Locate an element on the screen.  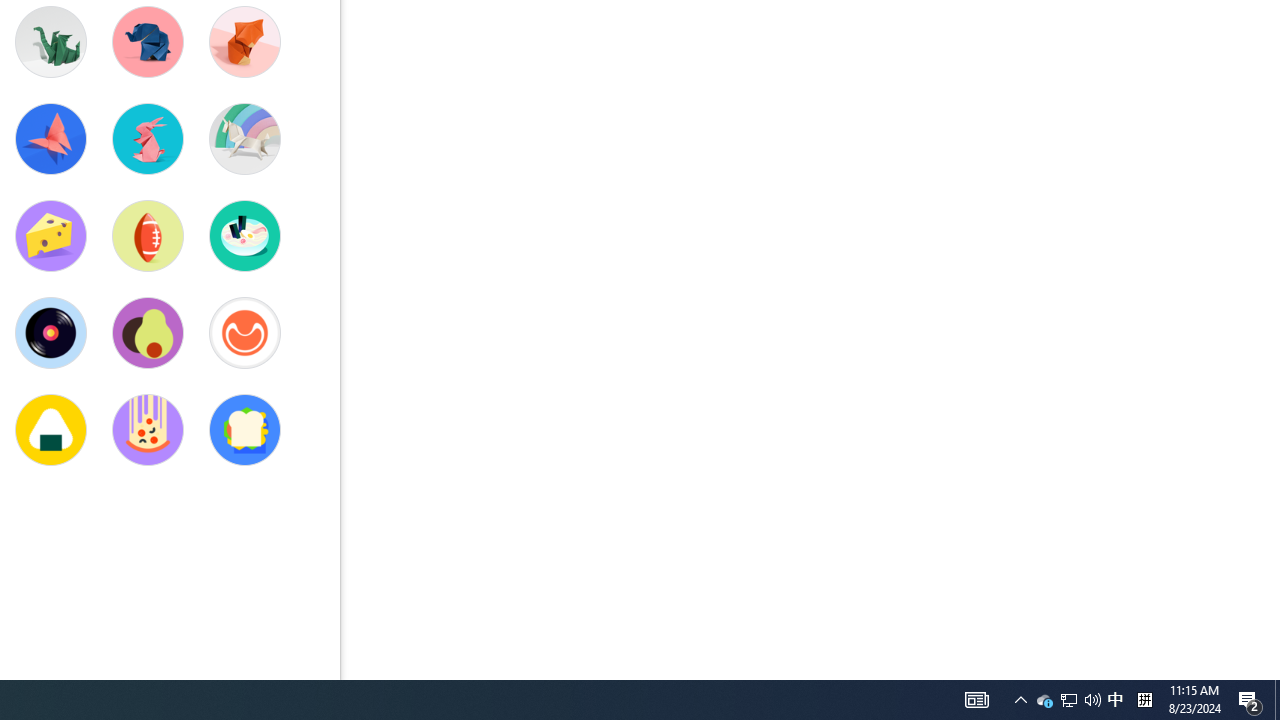
'User Promoted Notification Area' is located at coordinates (1020, 698).